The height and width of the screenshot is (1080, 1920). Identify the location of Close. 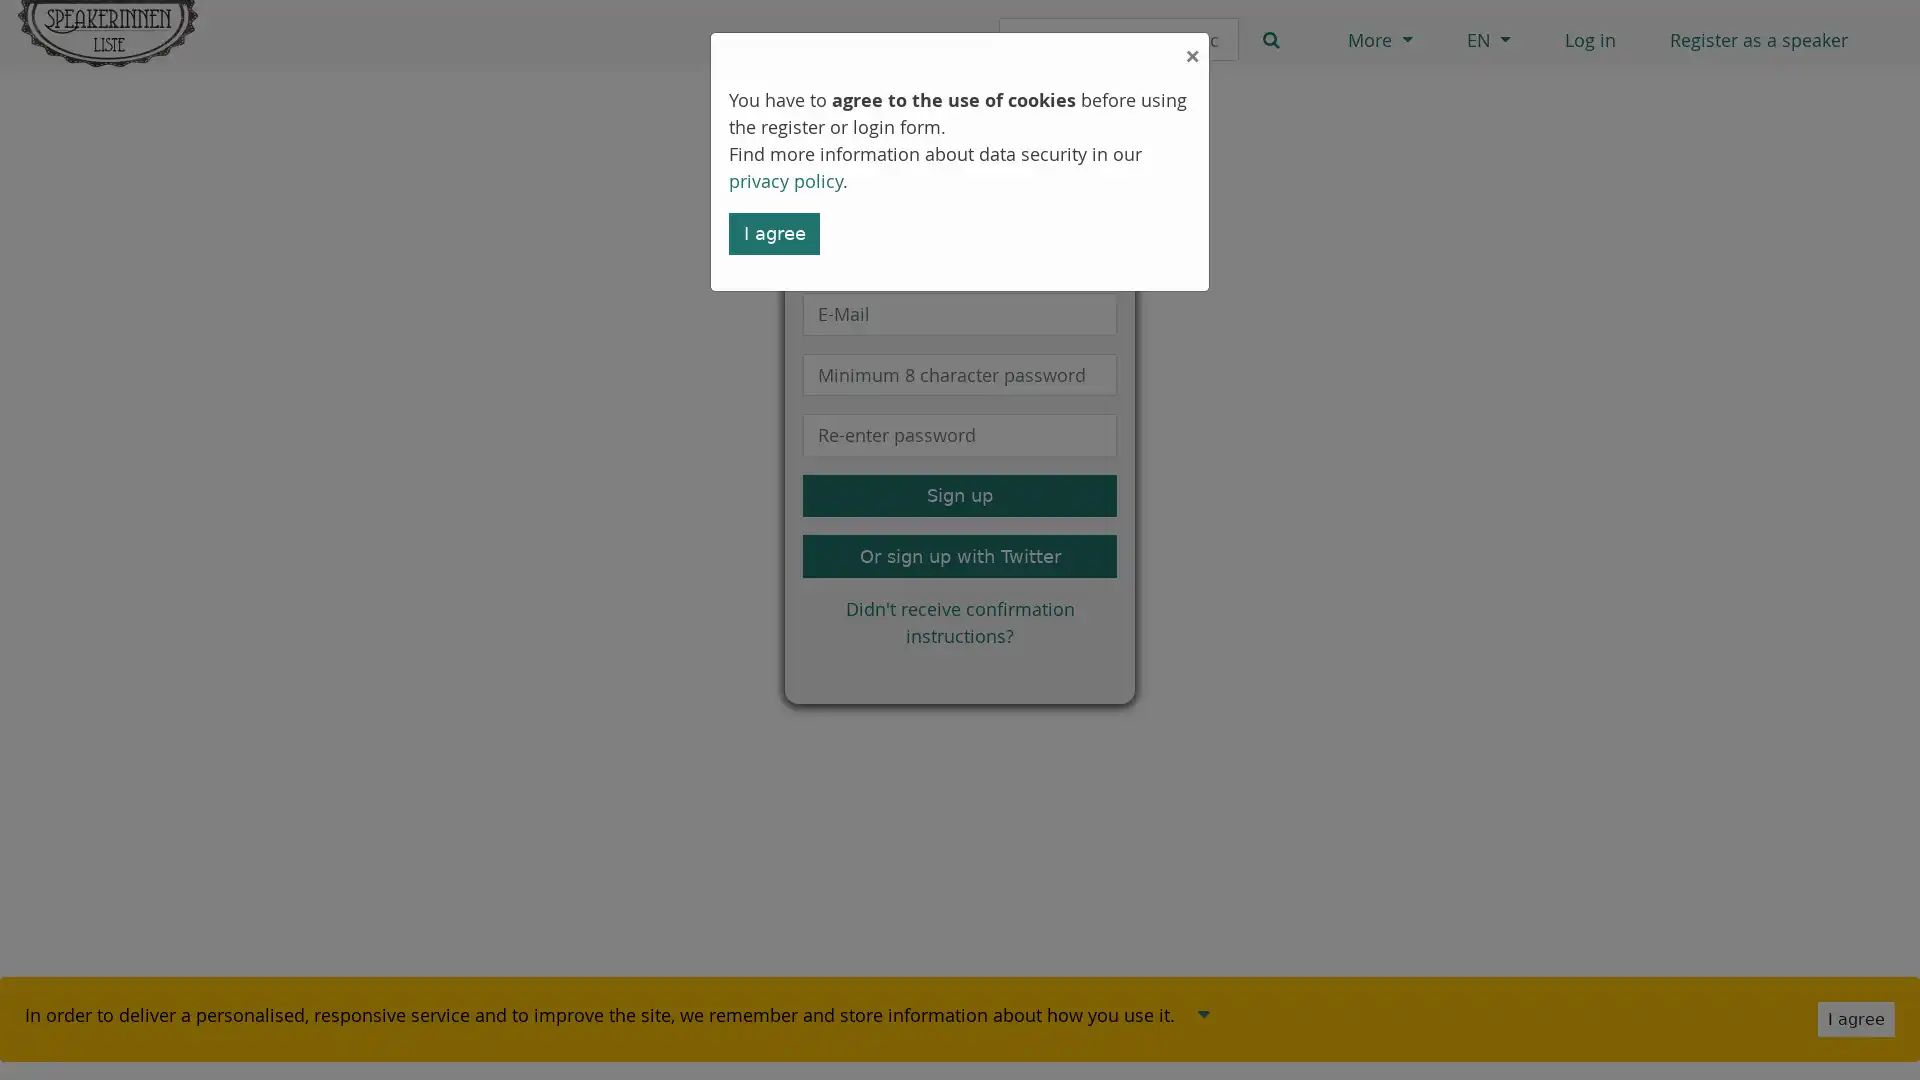
(960, 49).